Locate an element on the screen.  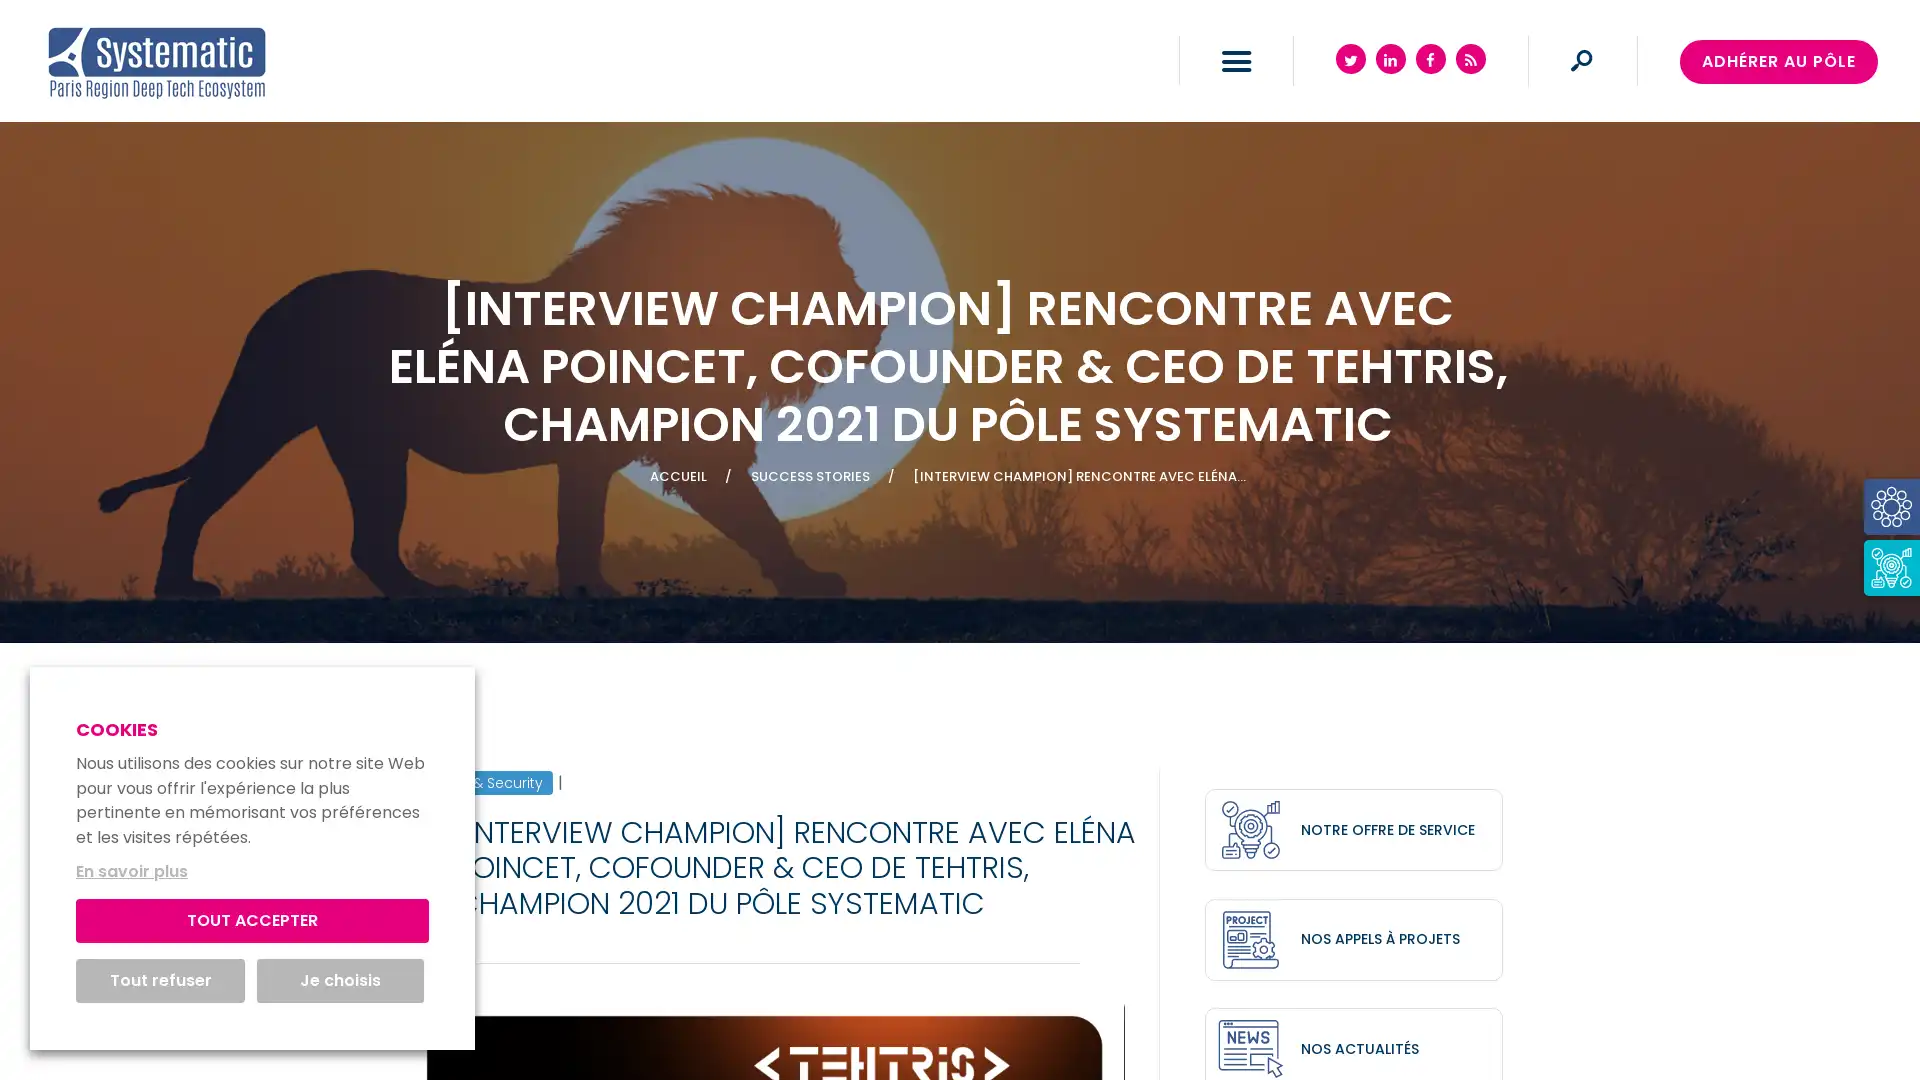
Tout refuser is located at coordinates (160, 979).